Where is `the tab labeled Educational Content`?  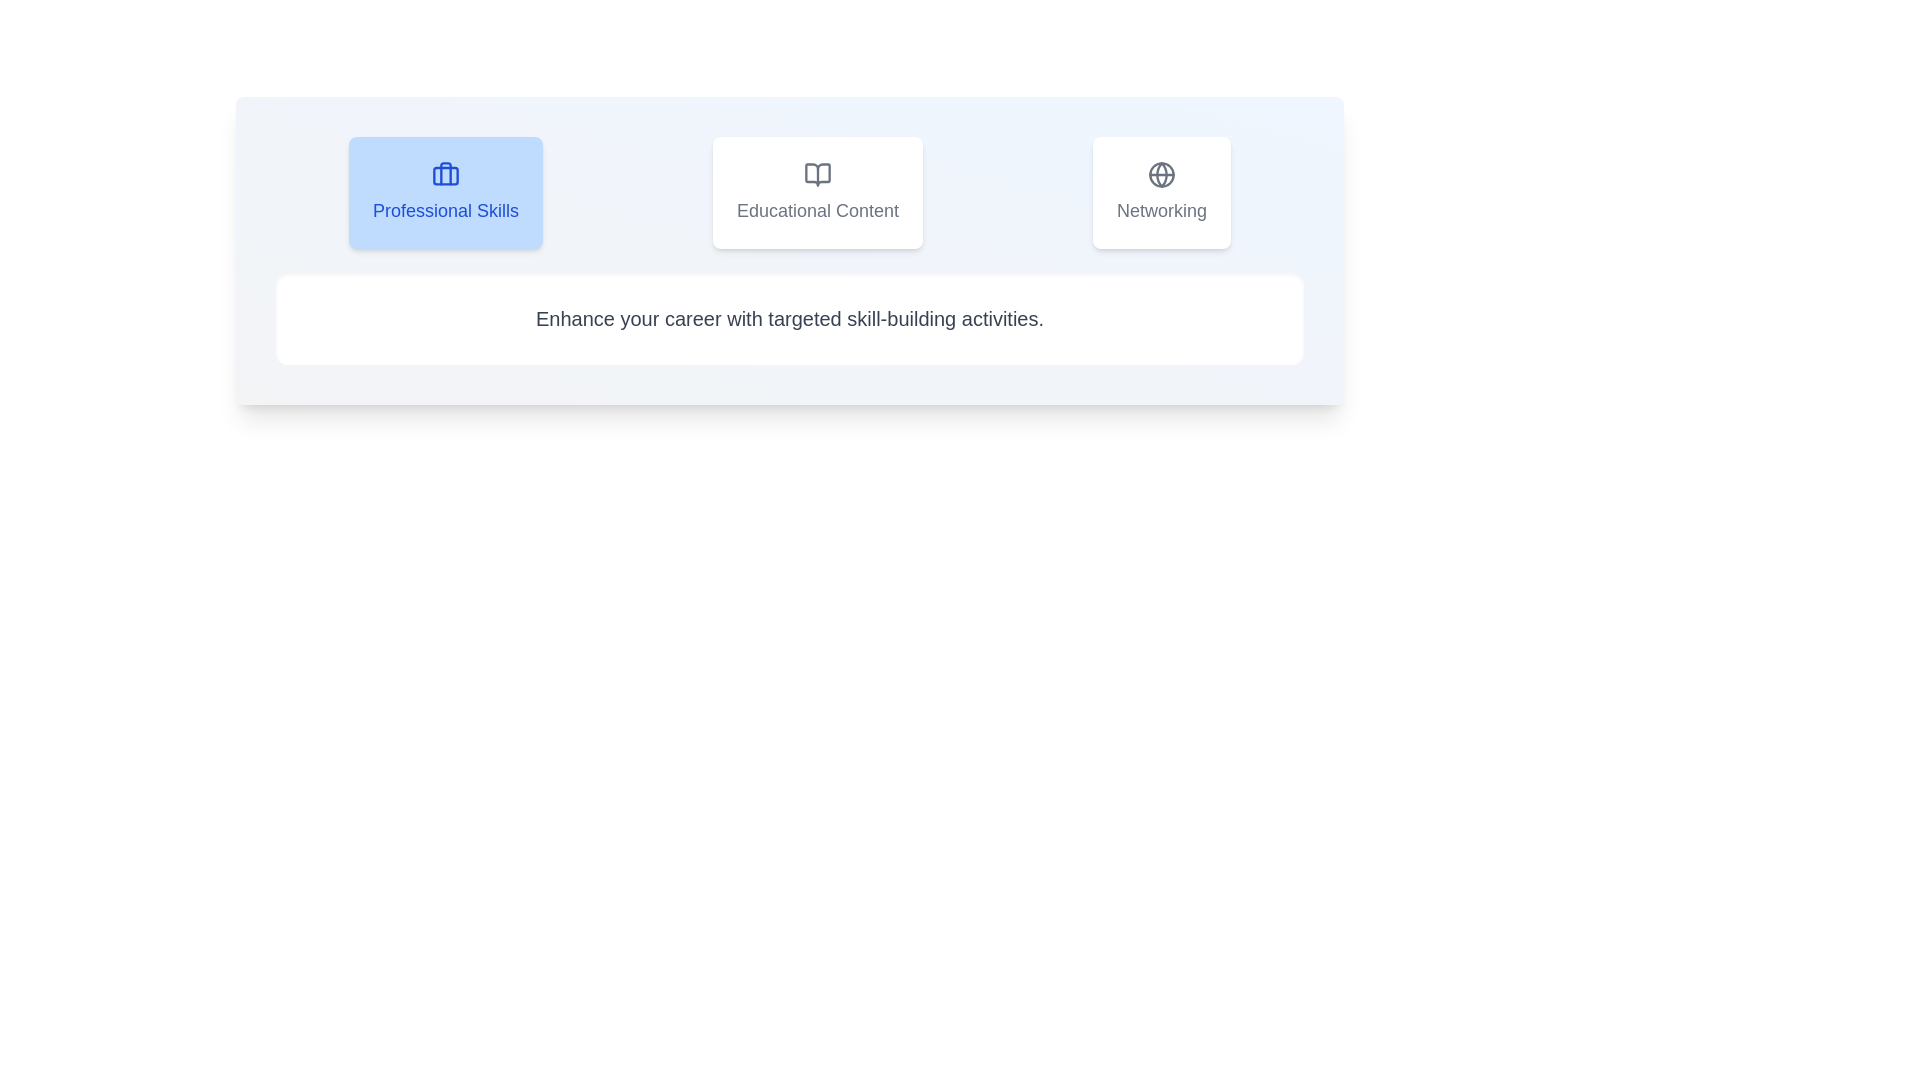 the tab labeled Educational Content is located at coordinates (817, 192).